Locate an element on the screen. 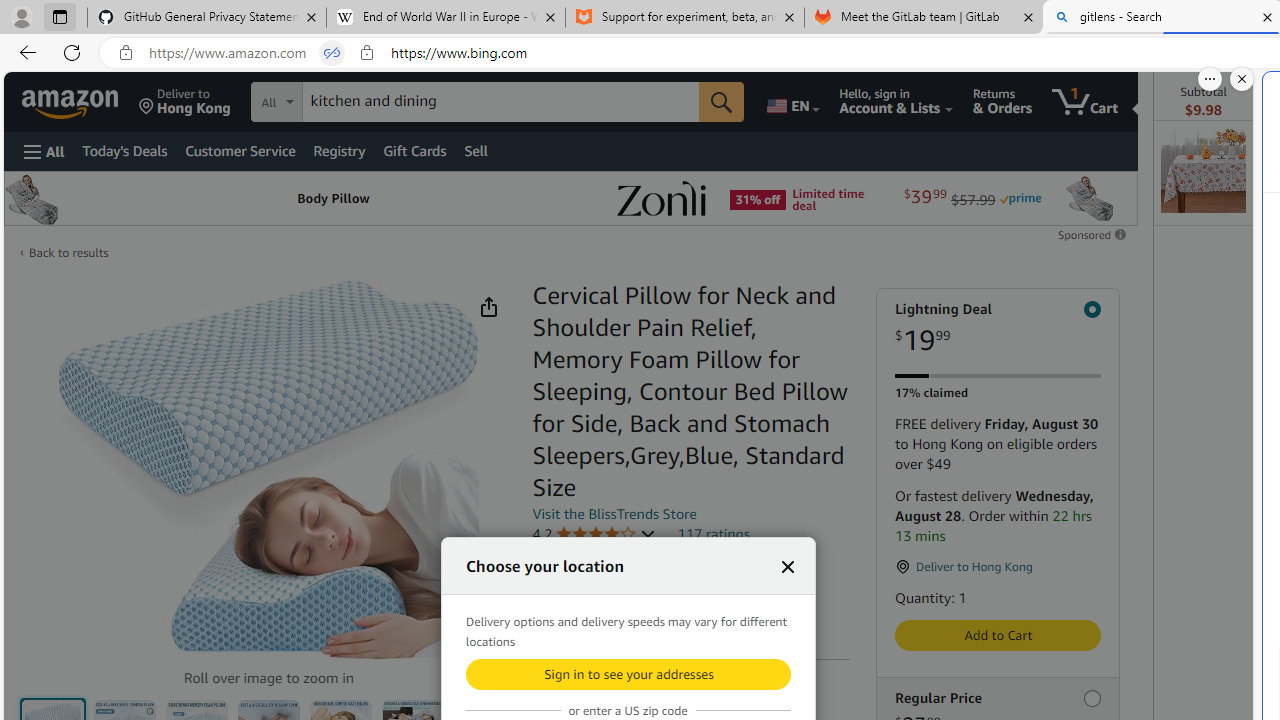  'Sign in to see your addresses' is located at coordinates (627, 674).